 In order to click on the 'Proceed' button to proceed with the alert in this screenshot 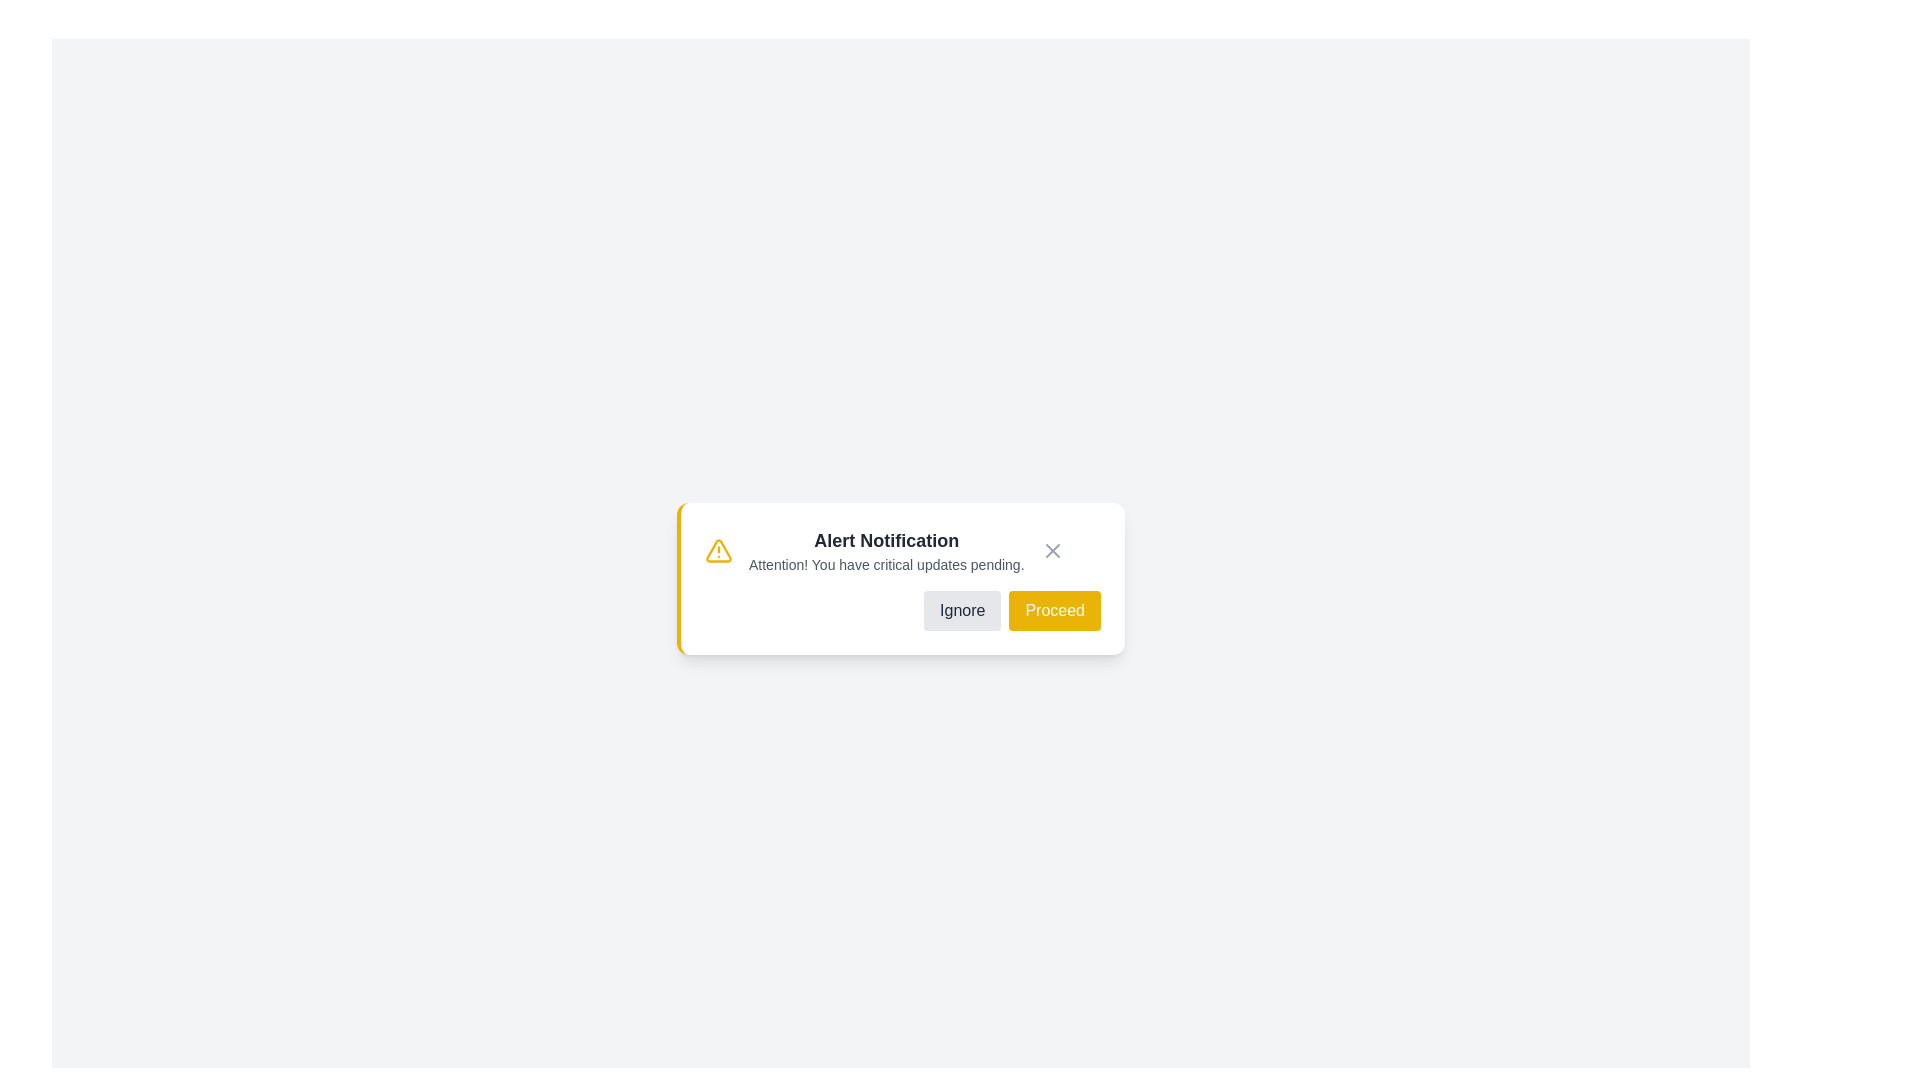, I will do `click(1054, 609)`.